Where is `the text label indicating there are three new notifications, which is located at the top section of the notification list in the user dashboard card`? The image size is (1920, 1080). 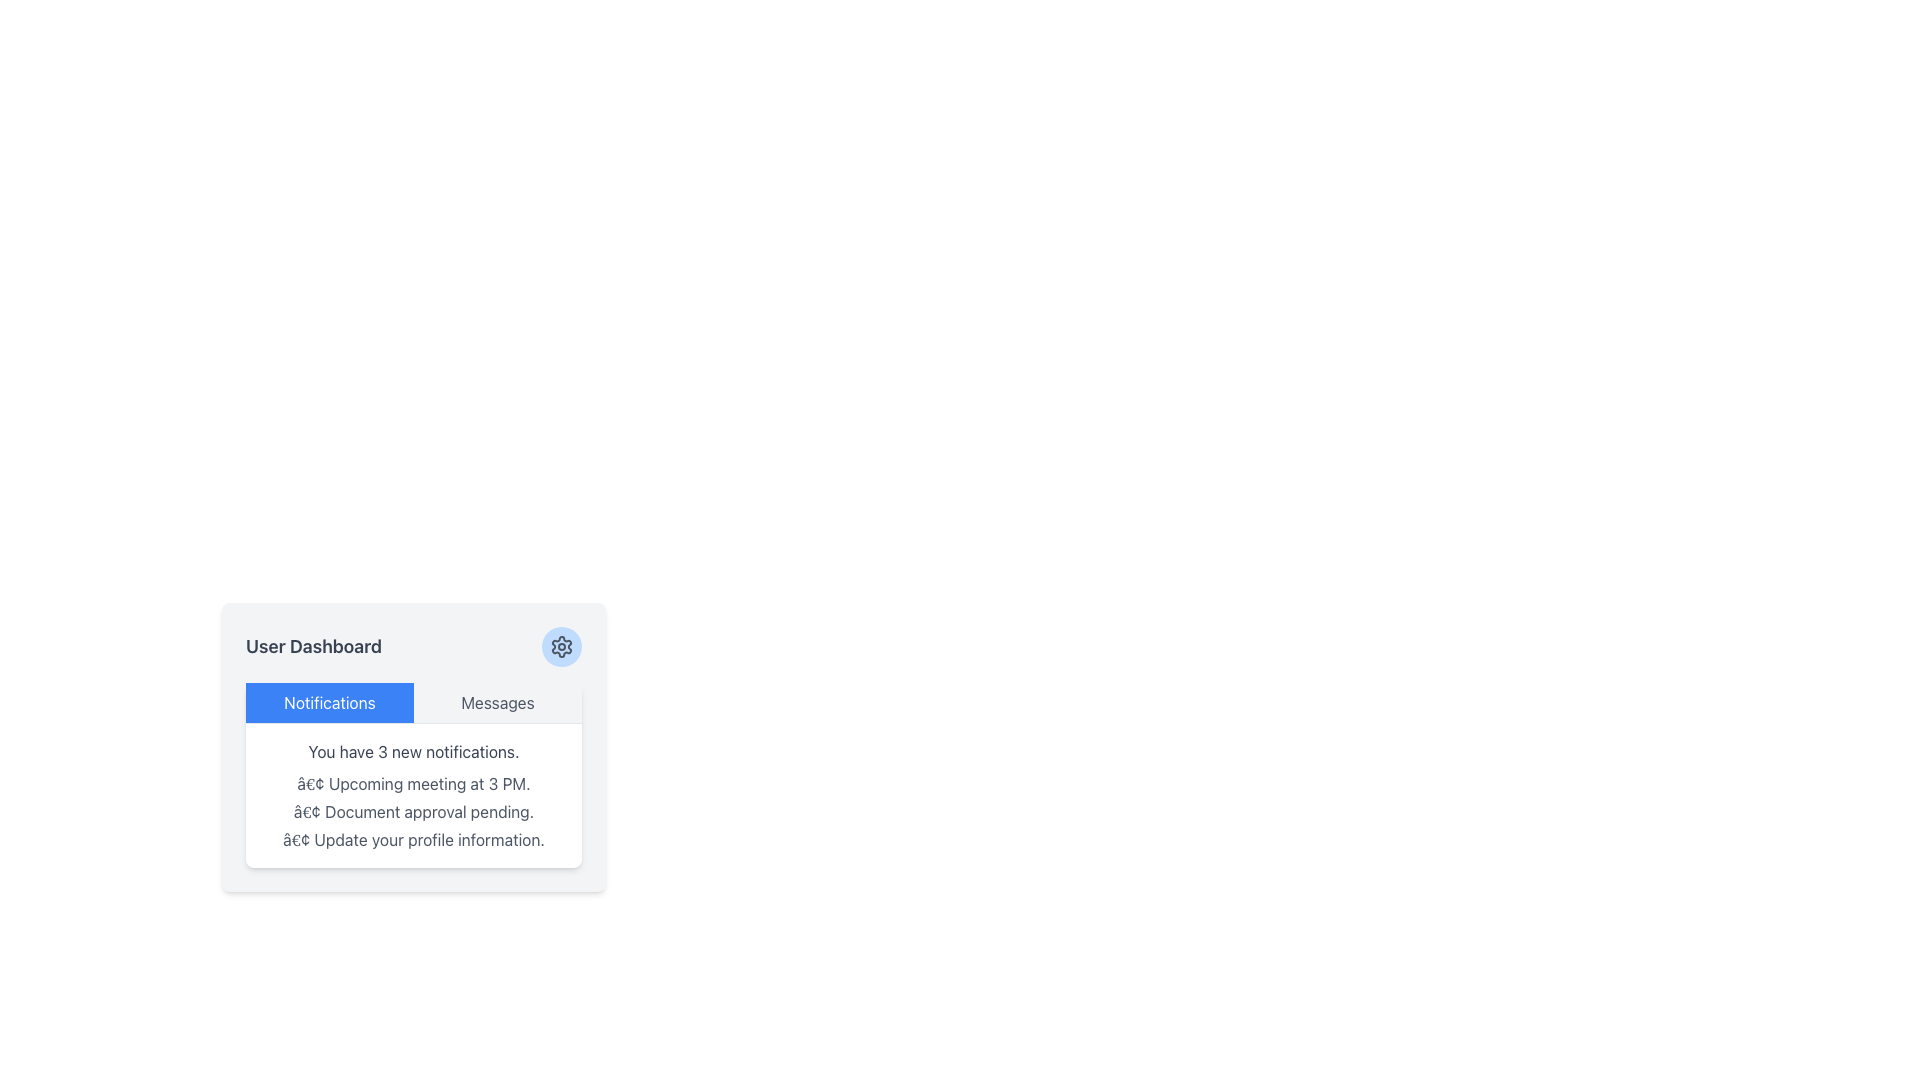 the text label indicating there are three new notifications, which is located at the top section of the notification list in the user dashboard card is located at coordinates (412, 752).